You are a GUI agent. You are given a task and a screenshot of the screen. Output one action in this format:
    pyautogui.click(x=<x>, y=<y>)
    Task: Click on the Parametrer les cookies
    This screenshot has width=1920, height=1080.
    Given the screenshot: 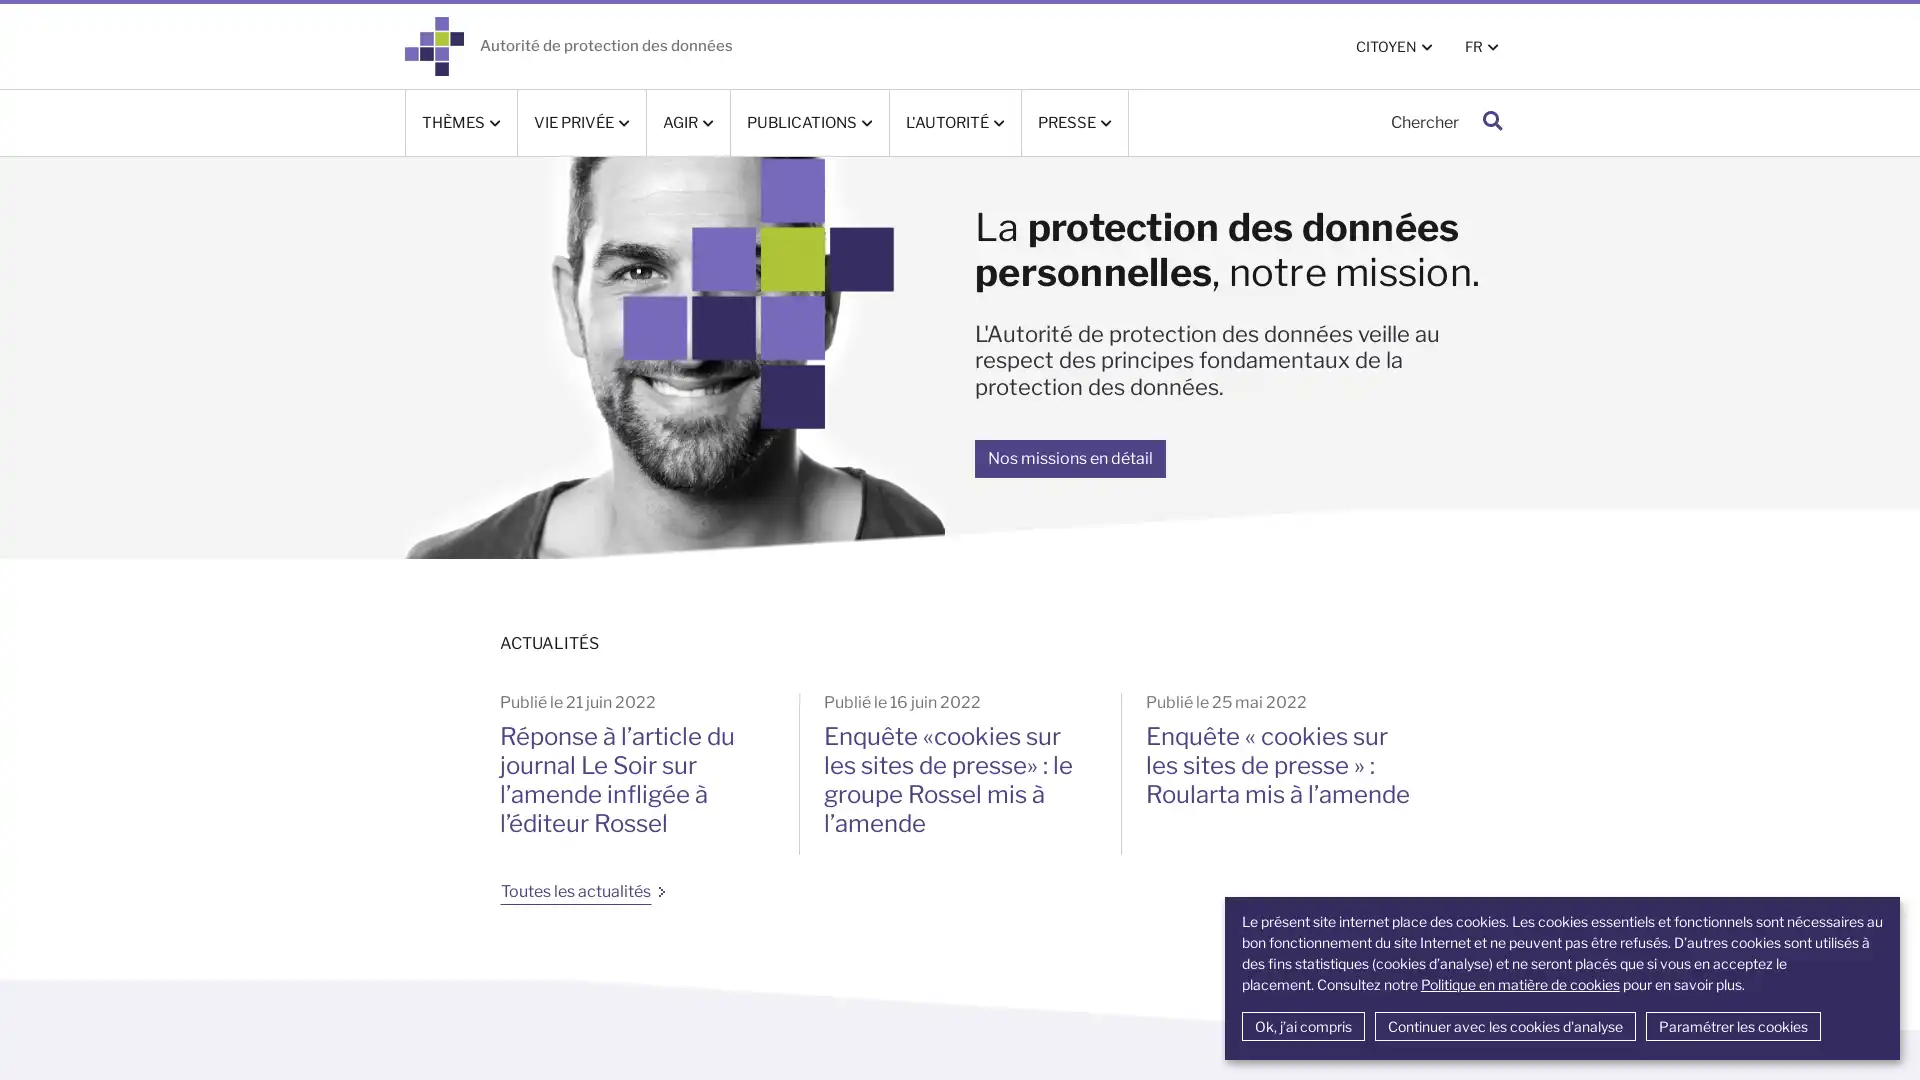 What is the action you would take?
    pyautogui.click(x=1731, y=1026)
    